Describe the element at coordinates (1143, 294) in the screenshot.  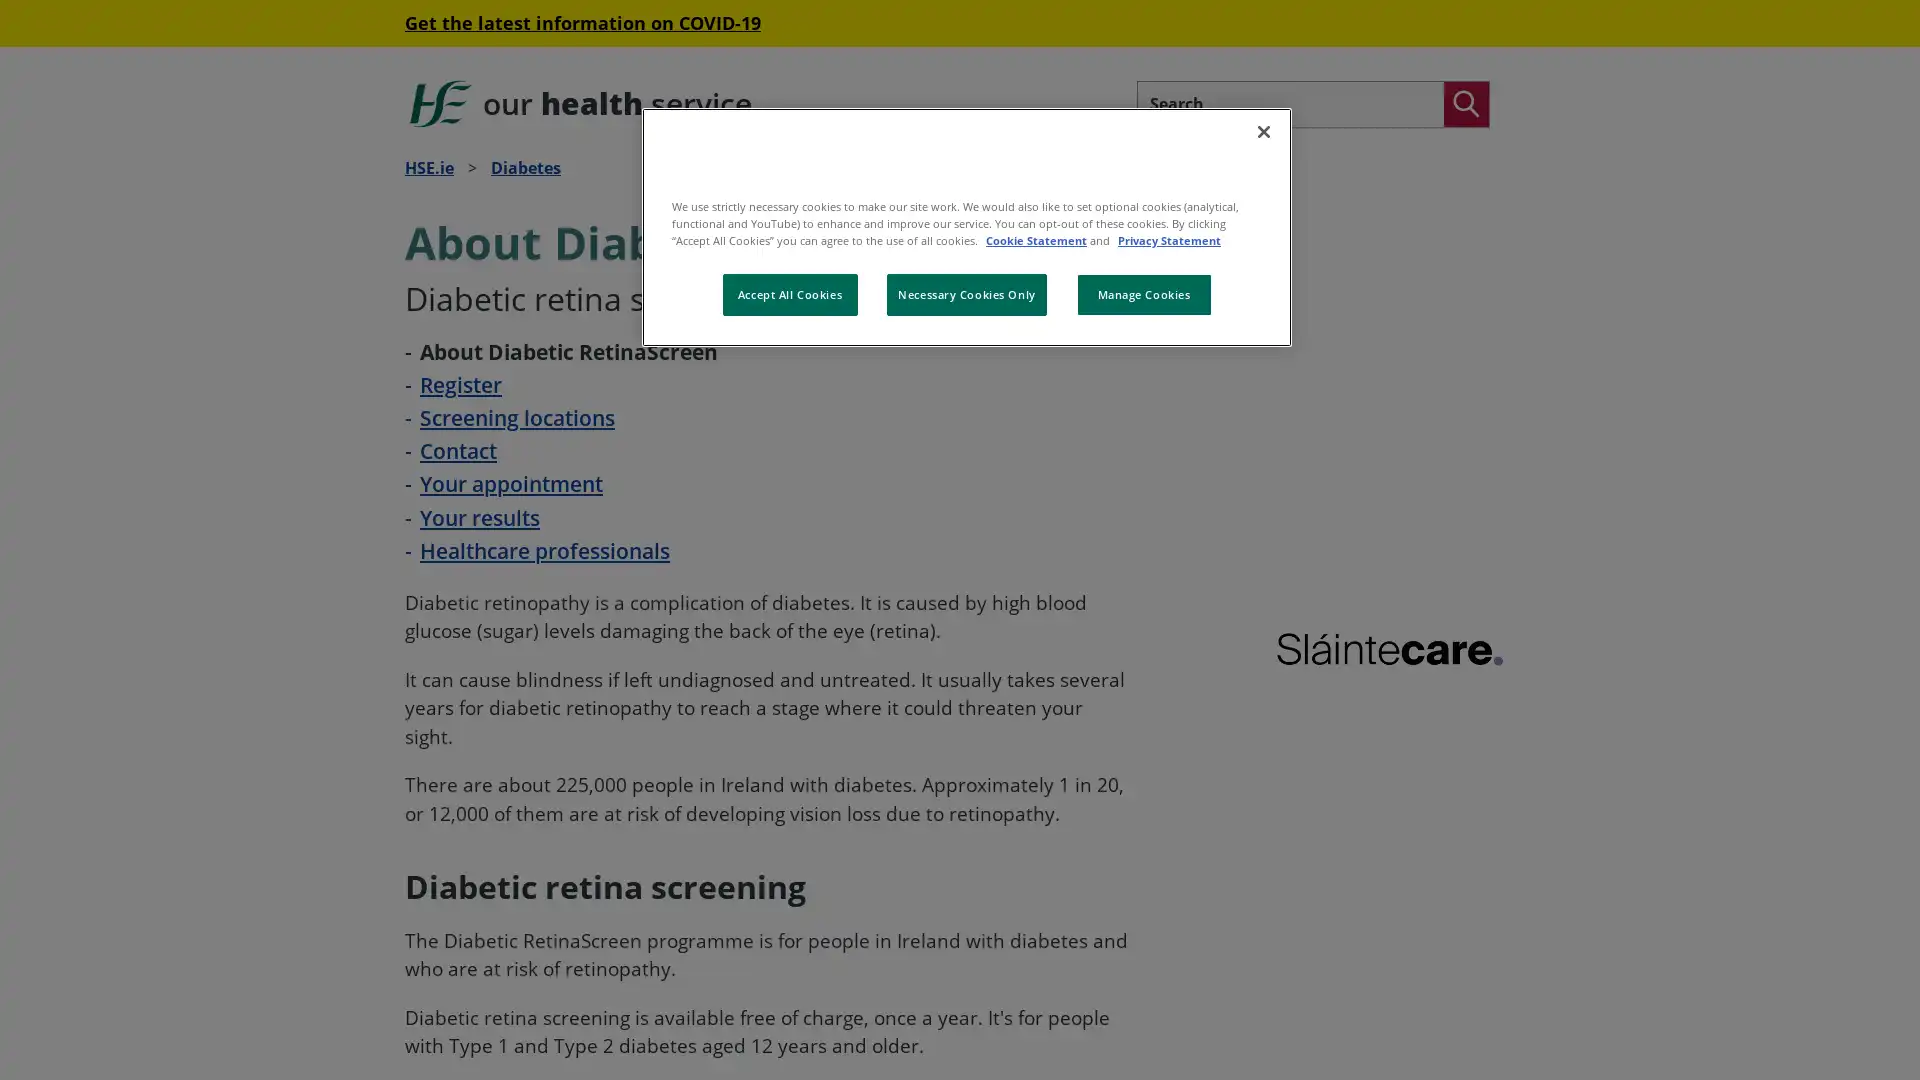
I see `Manage Cookies` at that location.